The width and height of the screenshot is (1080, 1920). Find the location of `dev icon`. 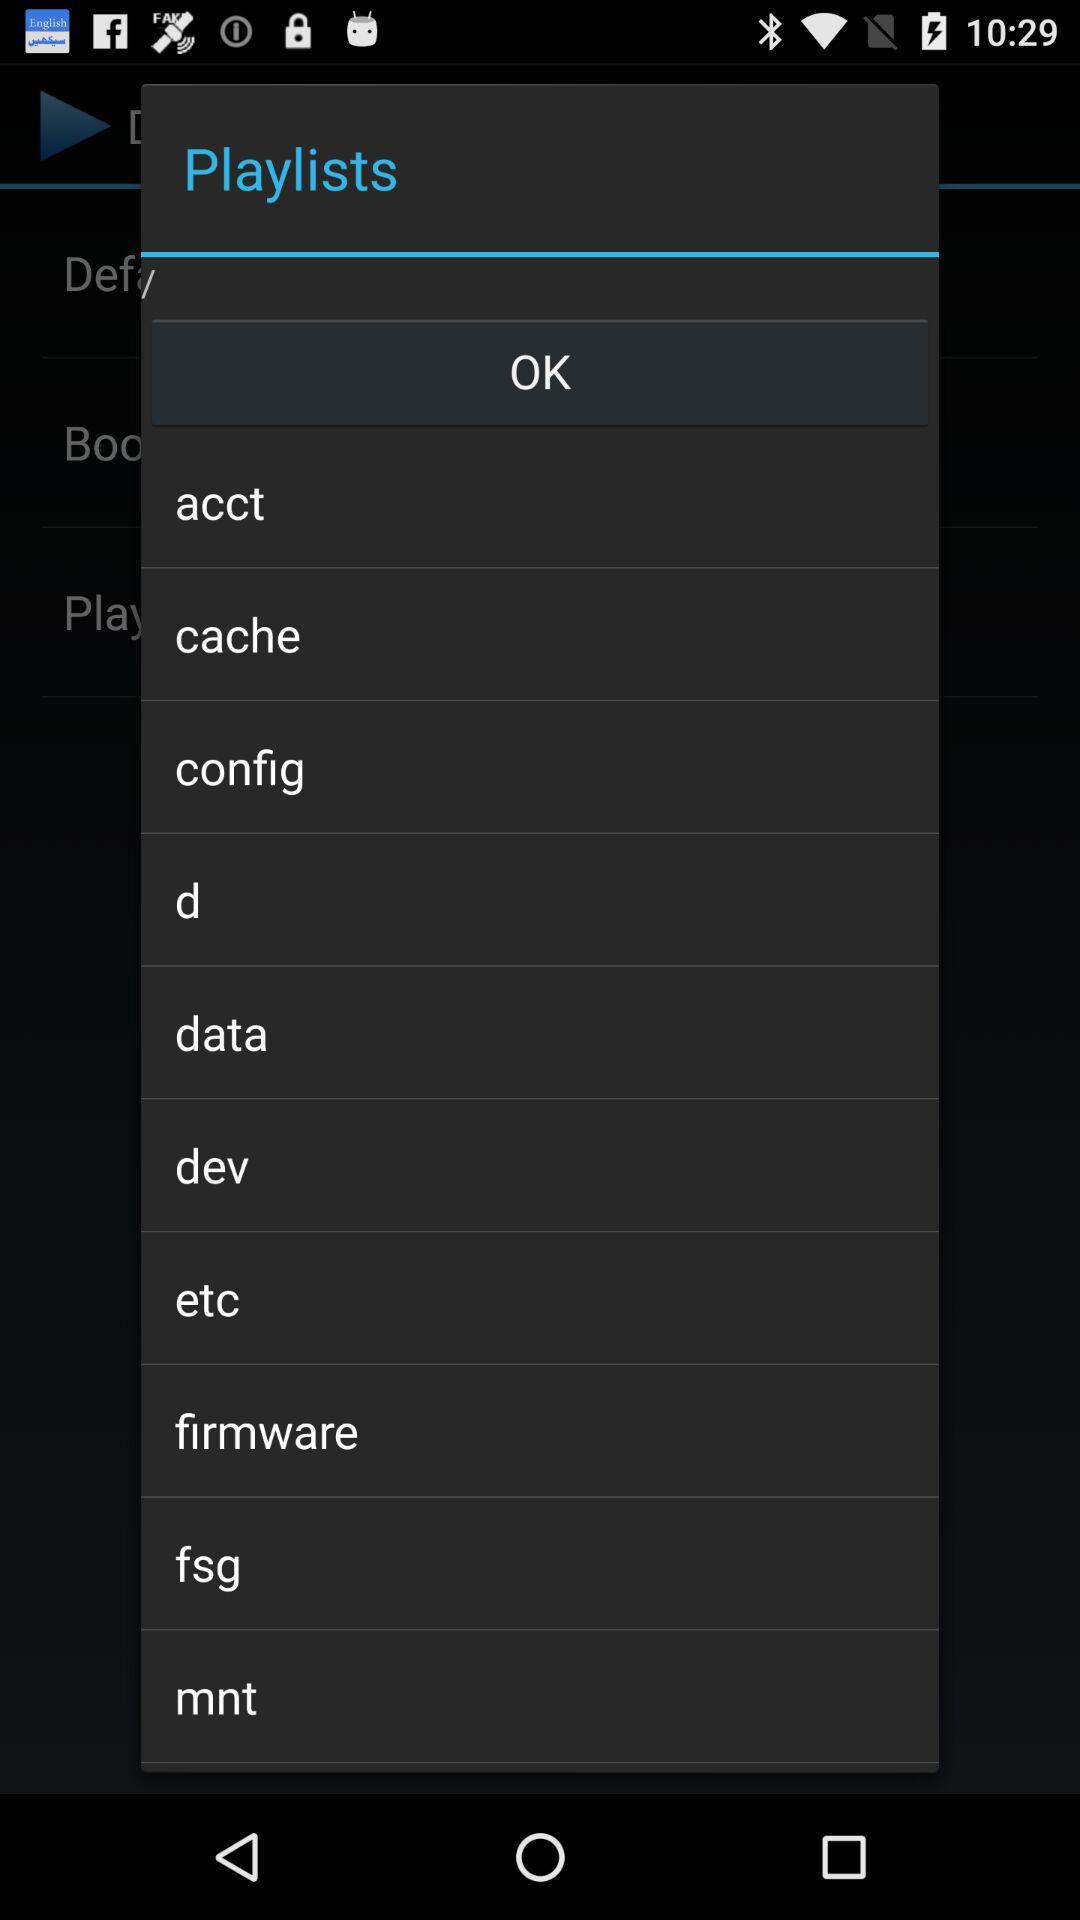

dev icon is located at coordinates (540, 1165).